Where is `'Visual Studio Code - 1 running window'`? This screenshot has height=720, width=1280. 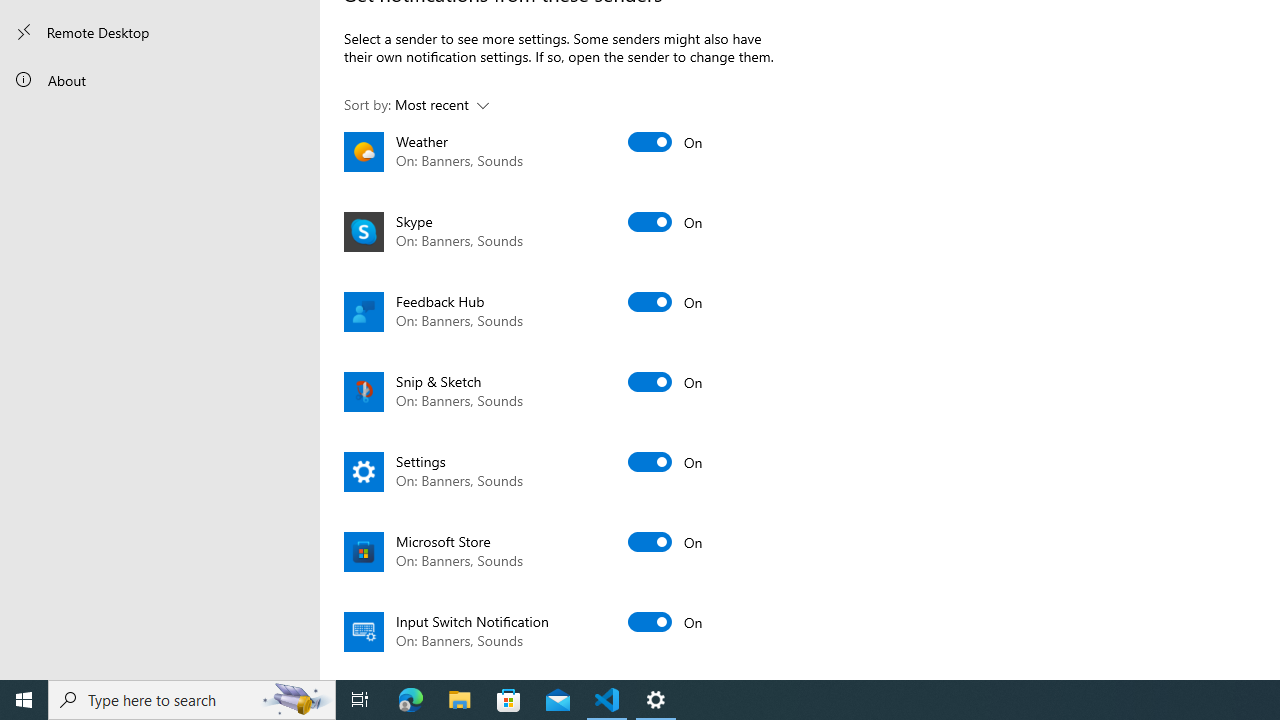
'Visual Studio Code - 1 running window' is located at coordinates (606, 698).